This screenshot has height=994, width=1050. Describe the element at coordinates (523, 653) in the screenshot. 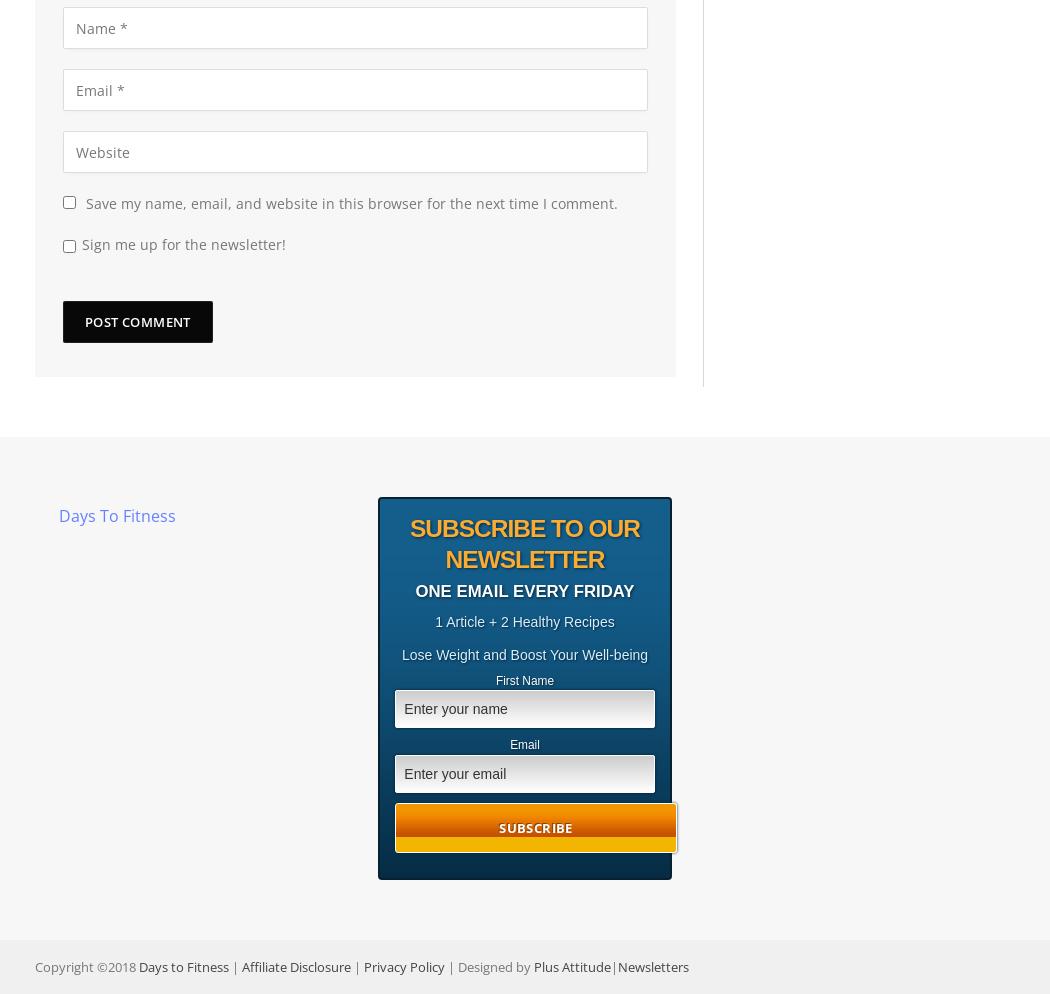

I see `'Lose Weight and Boost Your Well-being'` at that location.